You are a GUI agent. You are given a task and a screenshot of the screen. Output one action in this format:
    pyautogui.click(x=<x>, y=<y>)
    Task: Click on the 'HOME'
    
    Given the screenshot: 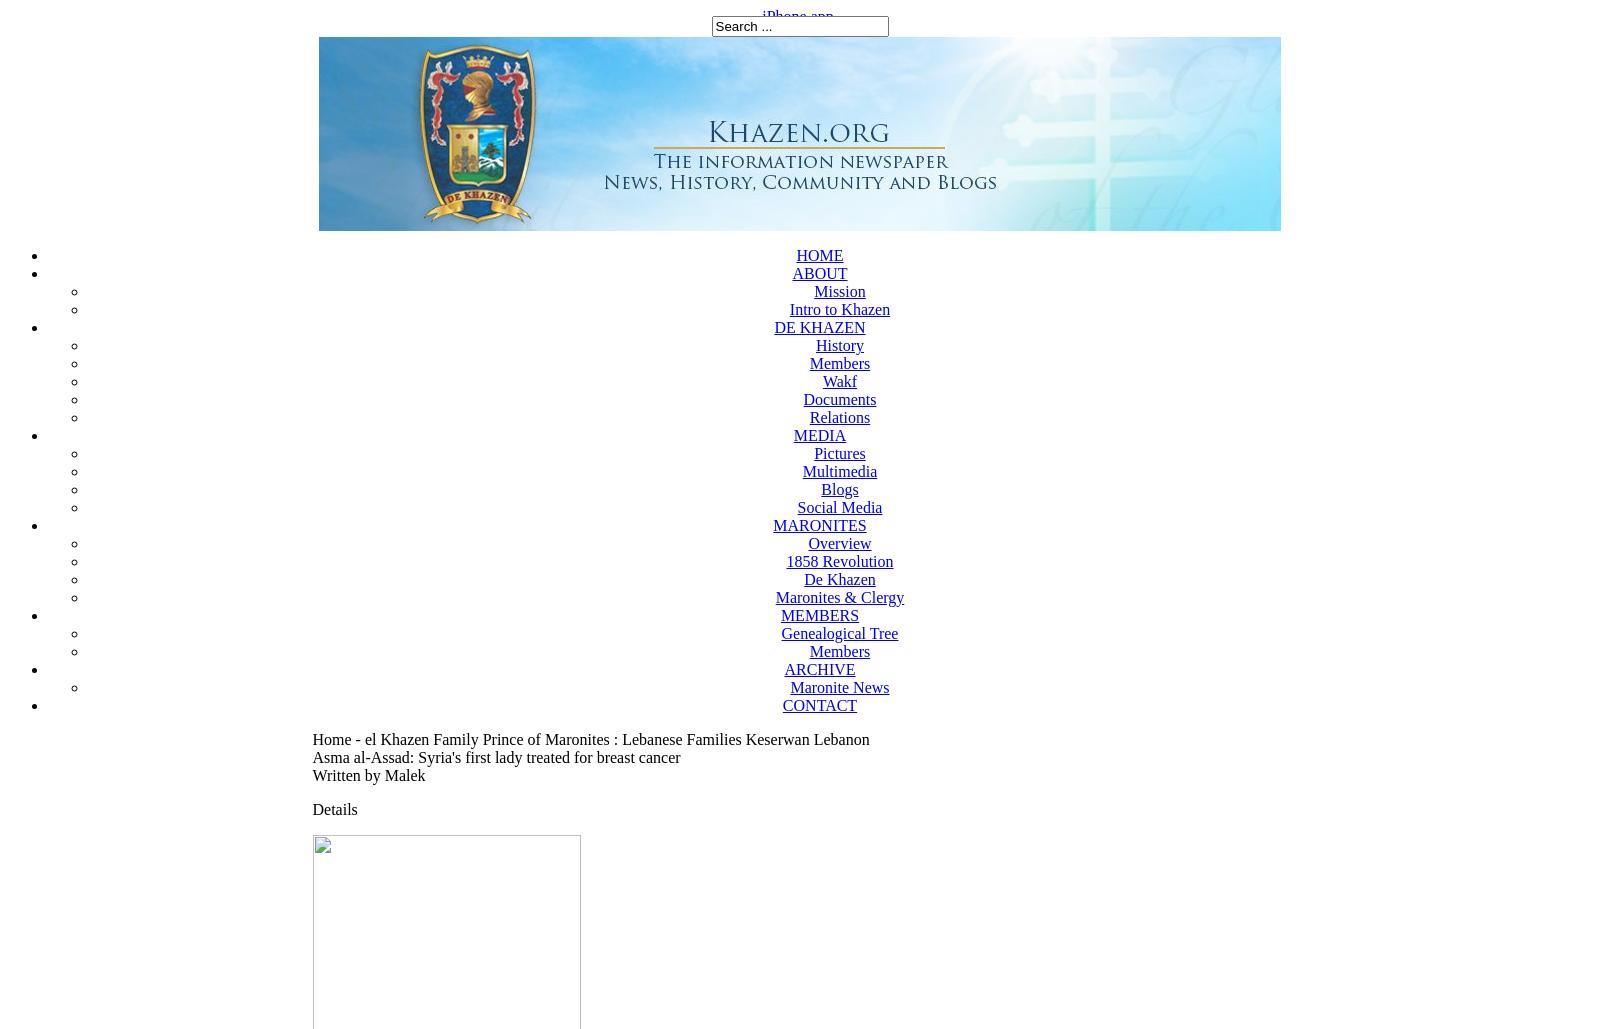 What is the action you would take?
    pyautogui.click(x=818, y=254)
    